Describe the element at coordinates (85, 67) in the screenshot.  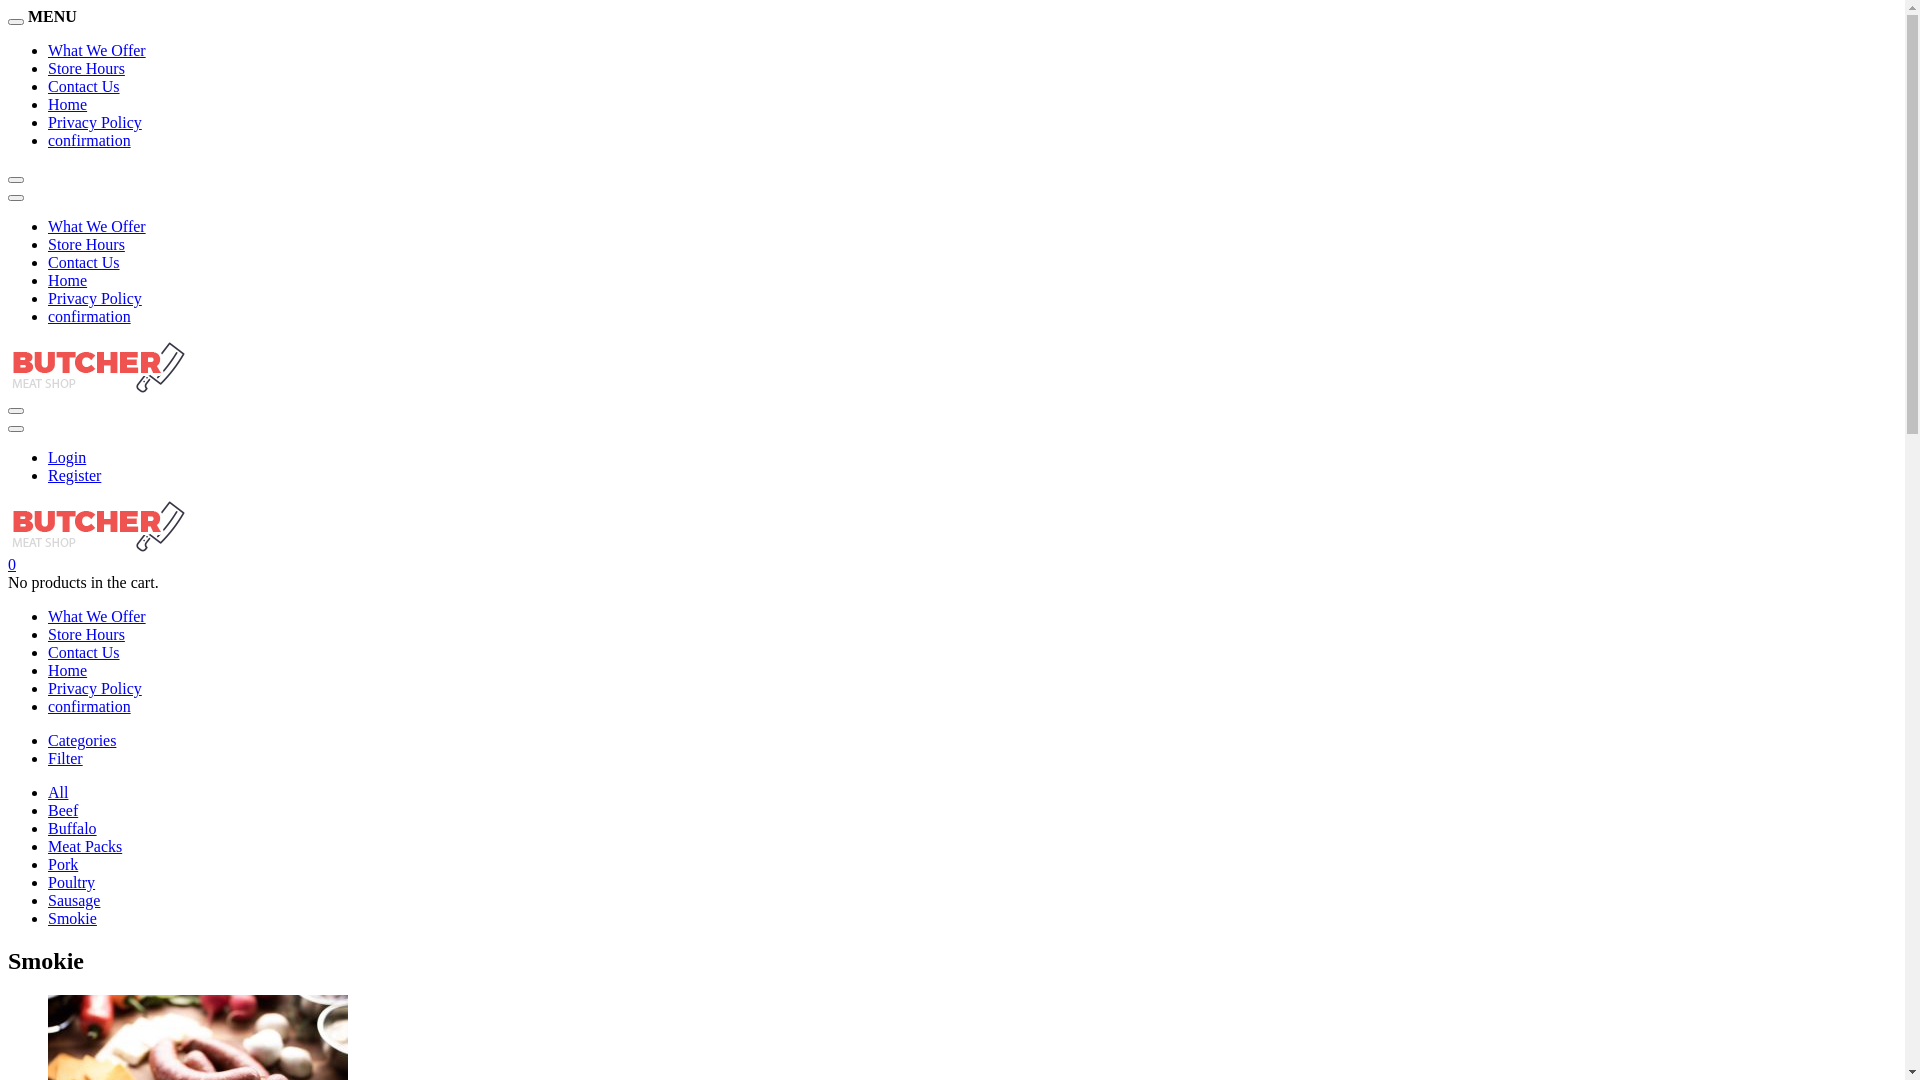
I see `'Store Hours'` at that location.